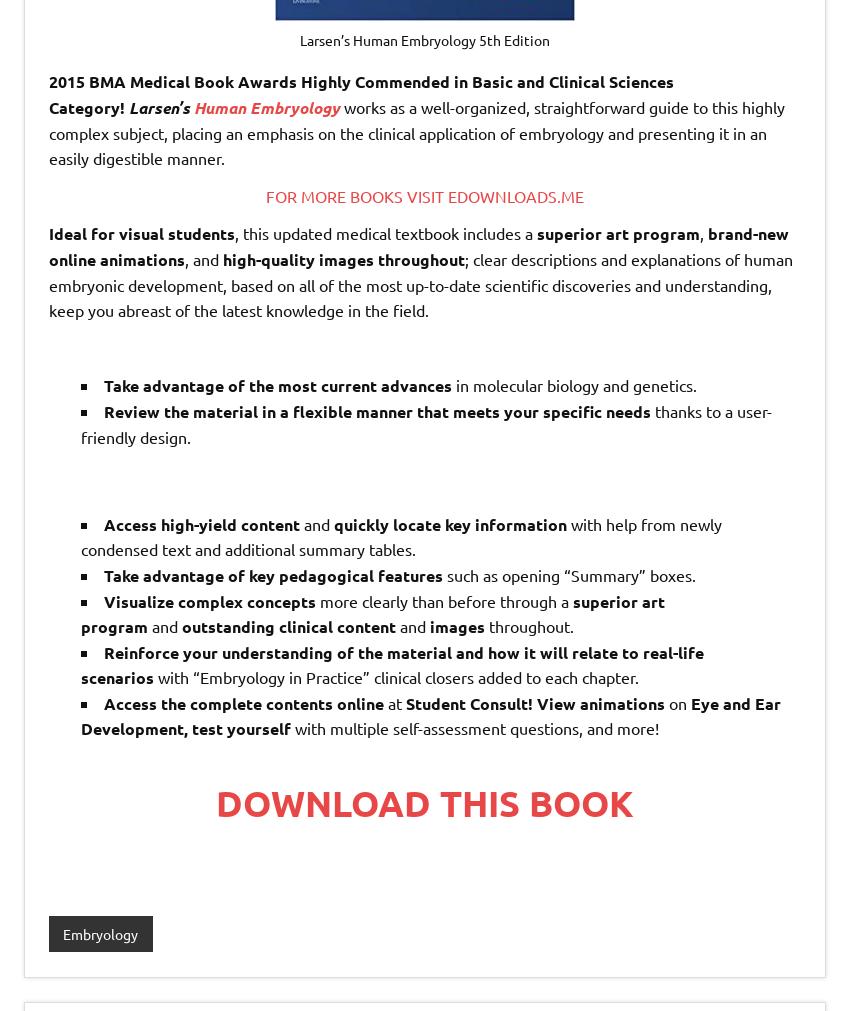 This screenshot has width=850, height=1011. Describe the element at coordinates (421, 258) in the screenshot. I see `'throughout'` at that location.